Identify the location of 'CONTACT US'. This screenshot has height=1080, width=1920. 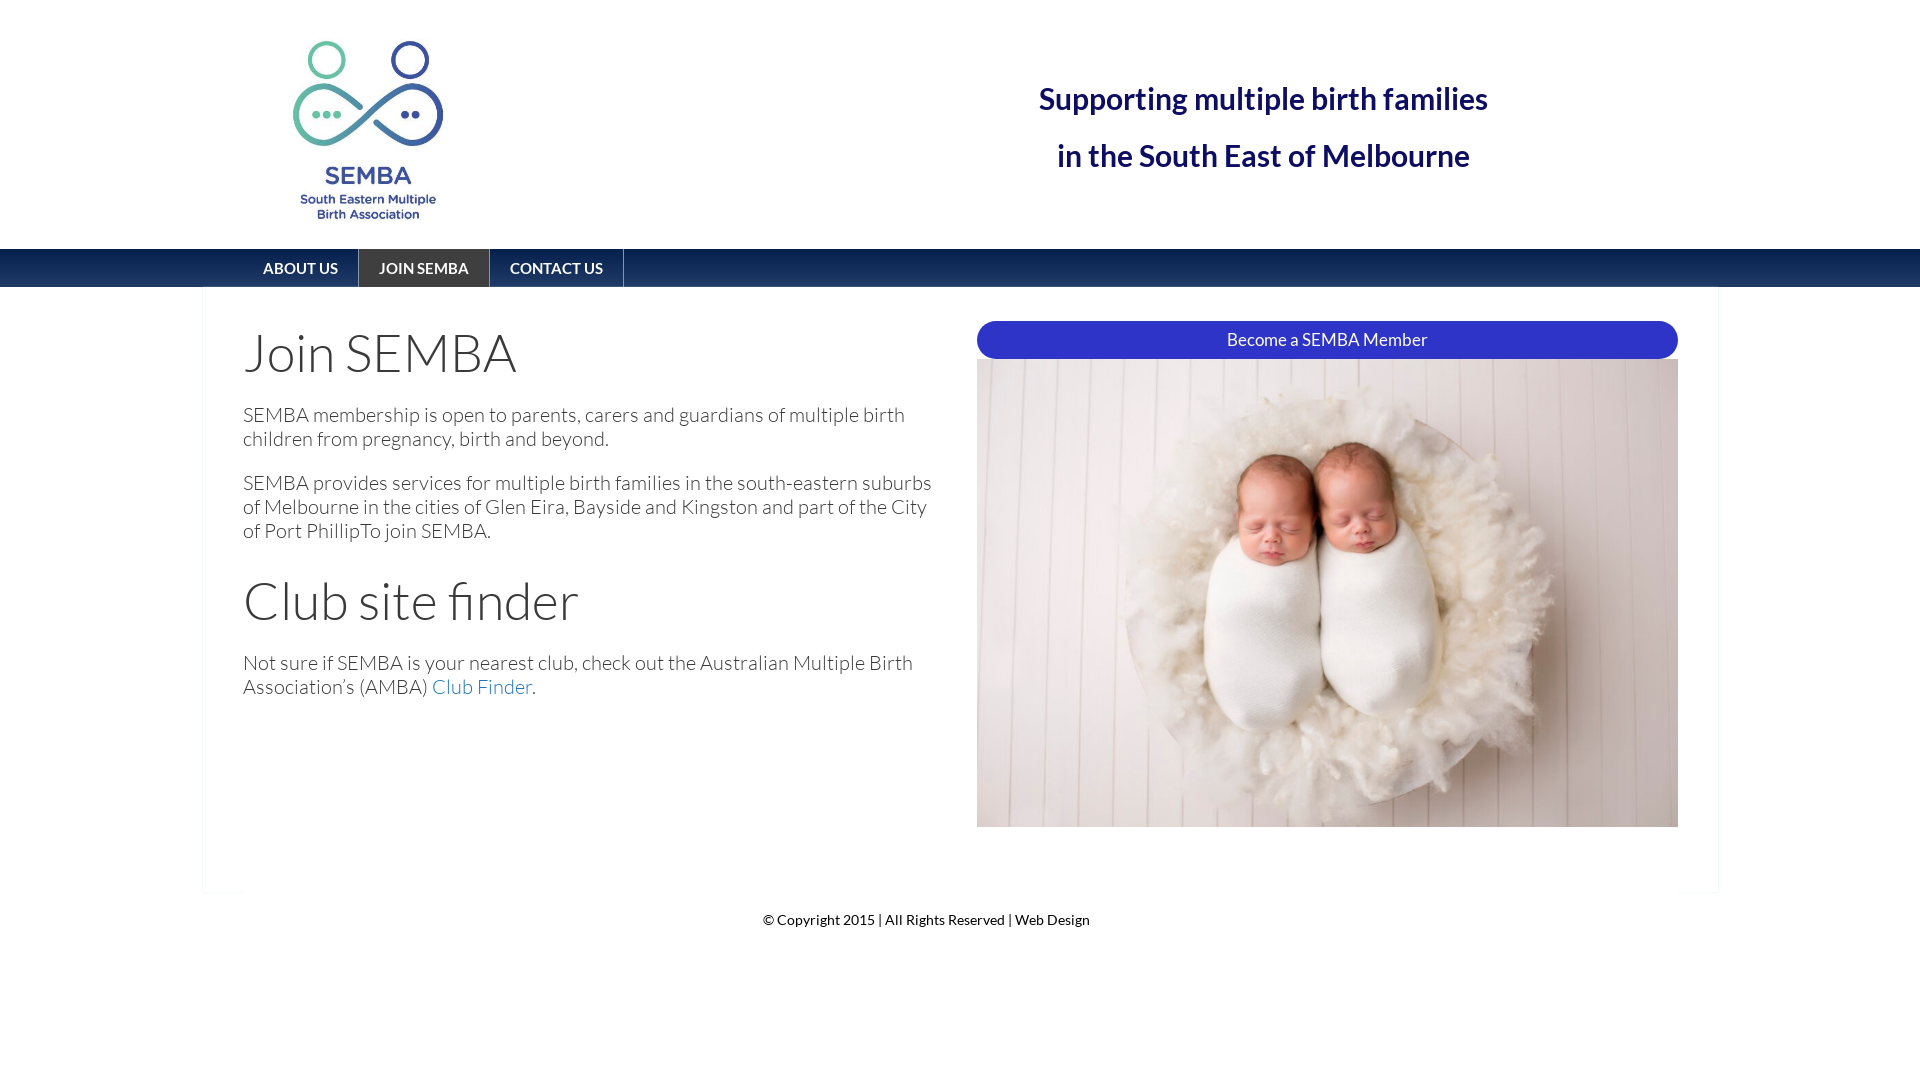
(489, 266).